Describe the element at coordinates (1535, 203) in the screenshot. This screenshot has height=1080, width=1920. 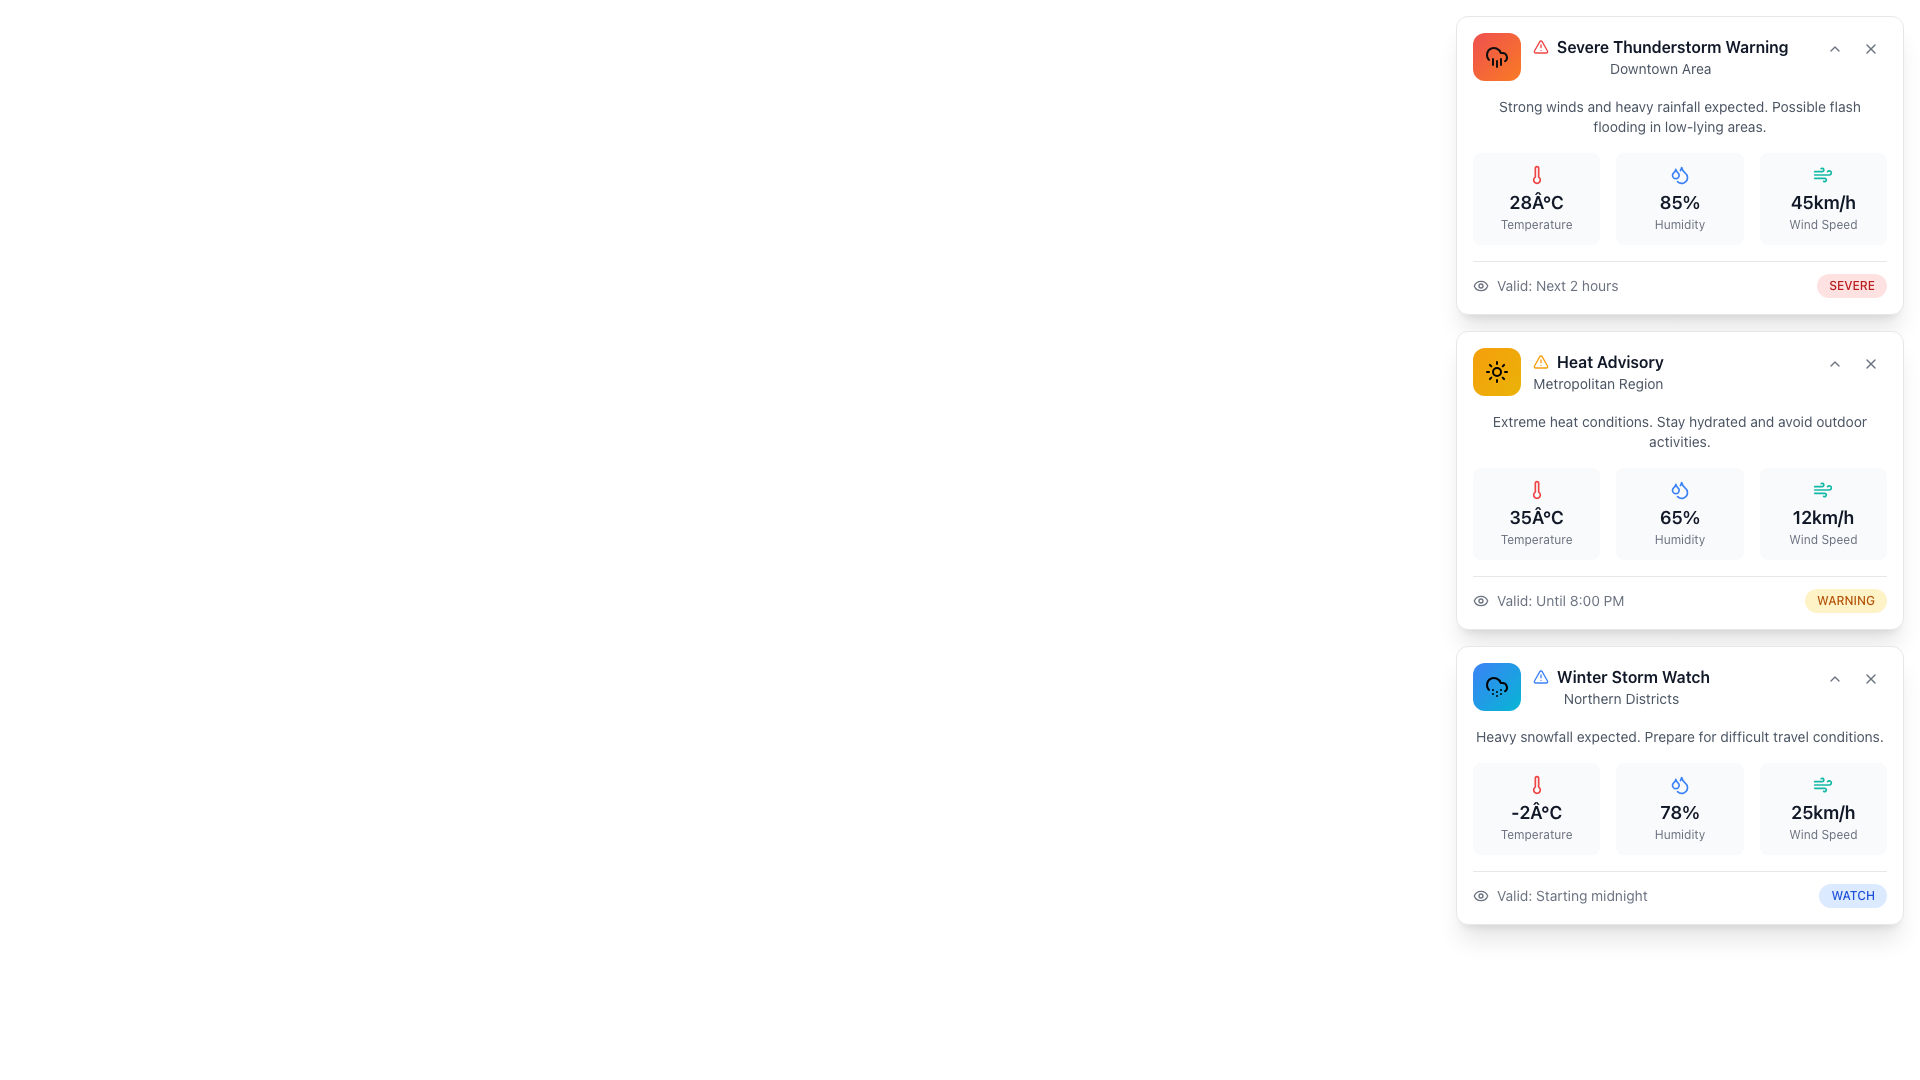
I see `the text display showing '28°C', which is styled in bold dark color and indicates weather information in the weather alert card for 'Severe Thunderstorm Warning'` at that location.